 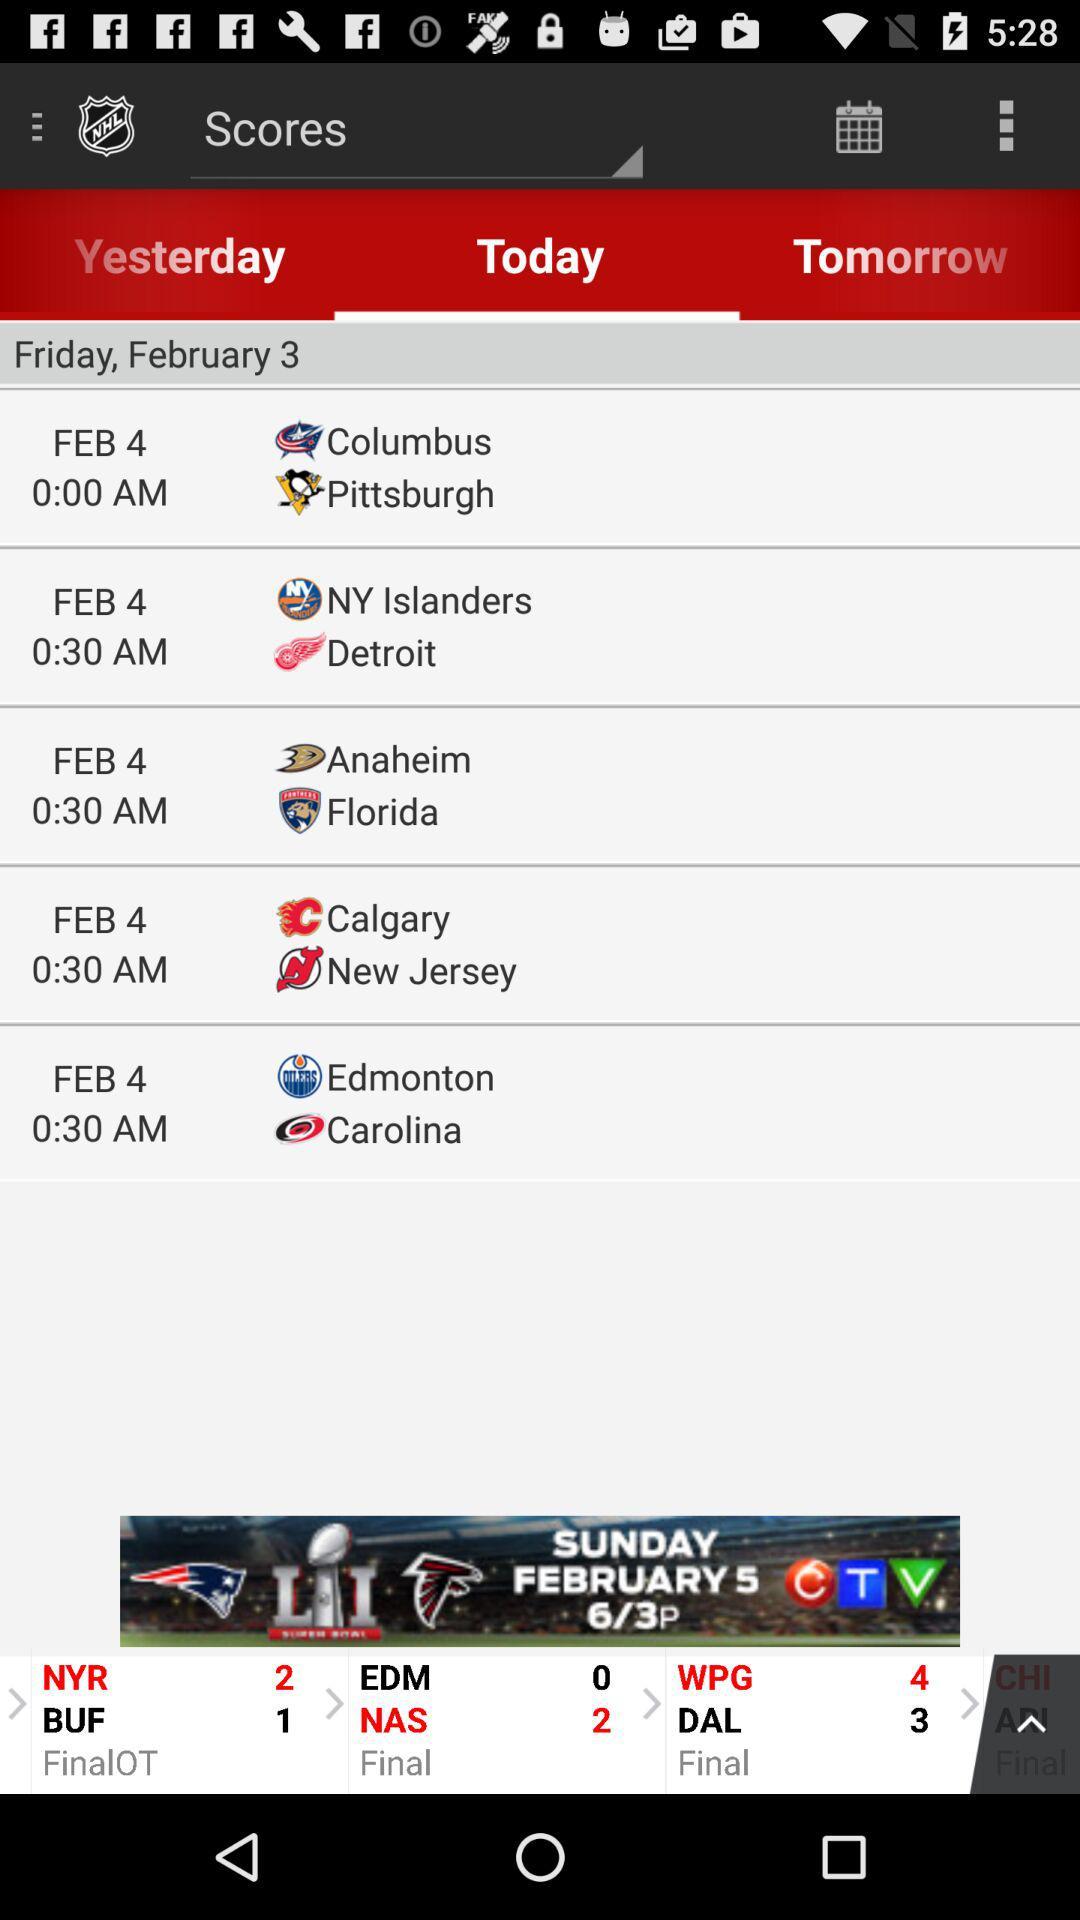 What do you see at coordinates (1014, 1840) in the screenshot?
I see `the expand_less icon` at bounding box center [1014, 1840].